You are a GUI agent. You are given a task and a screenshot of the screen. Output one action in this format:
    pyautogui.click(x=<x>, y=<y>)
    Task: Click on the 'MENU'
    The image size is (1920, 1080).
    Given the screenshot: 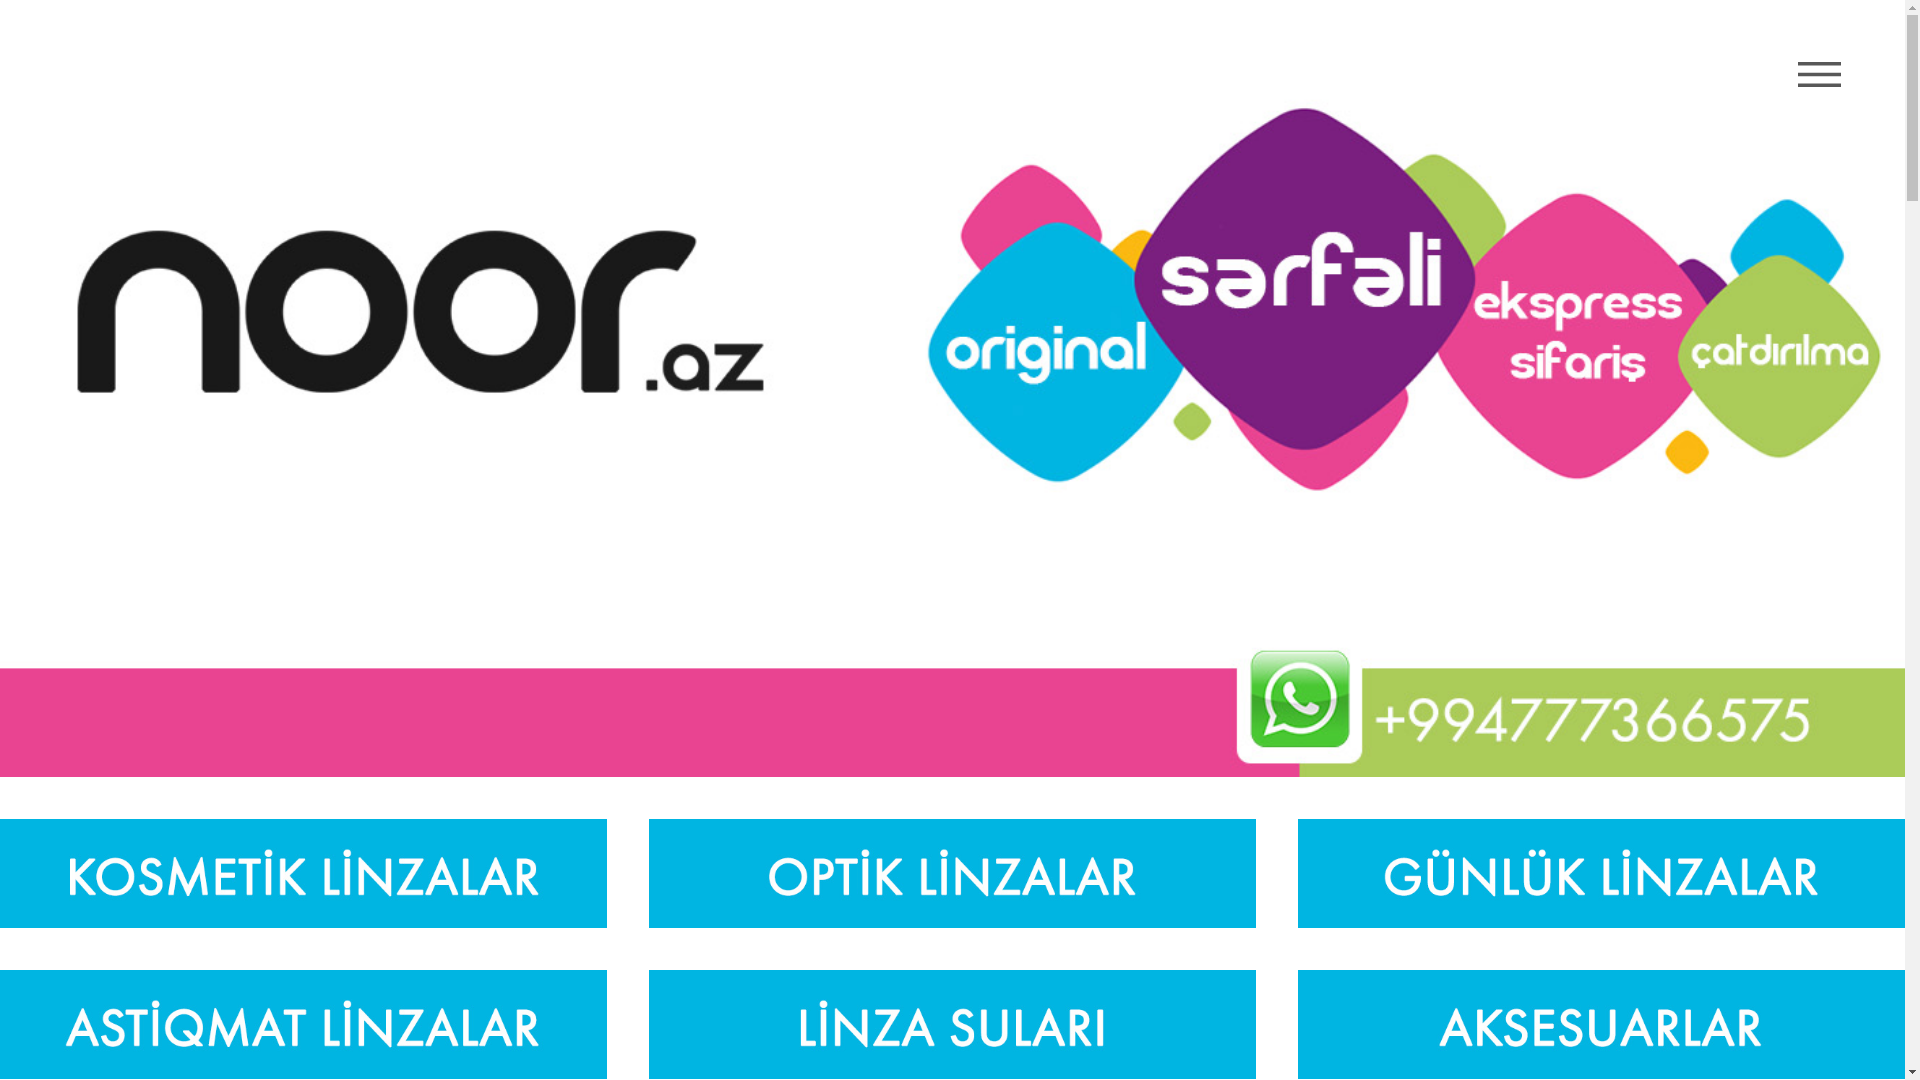 What is the action you would take?
    pyautogui.click(x=1819, y=73)
    